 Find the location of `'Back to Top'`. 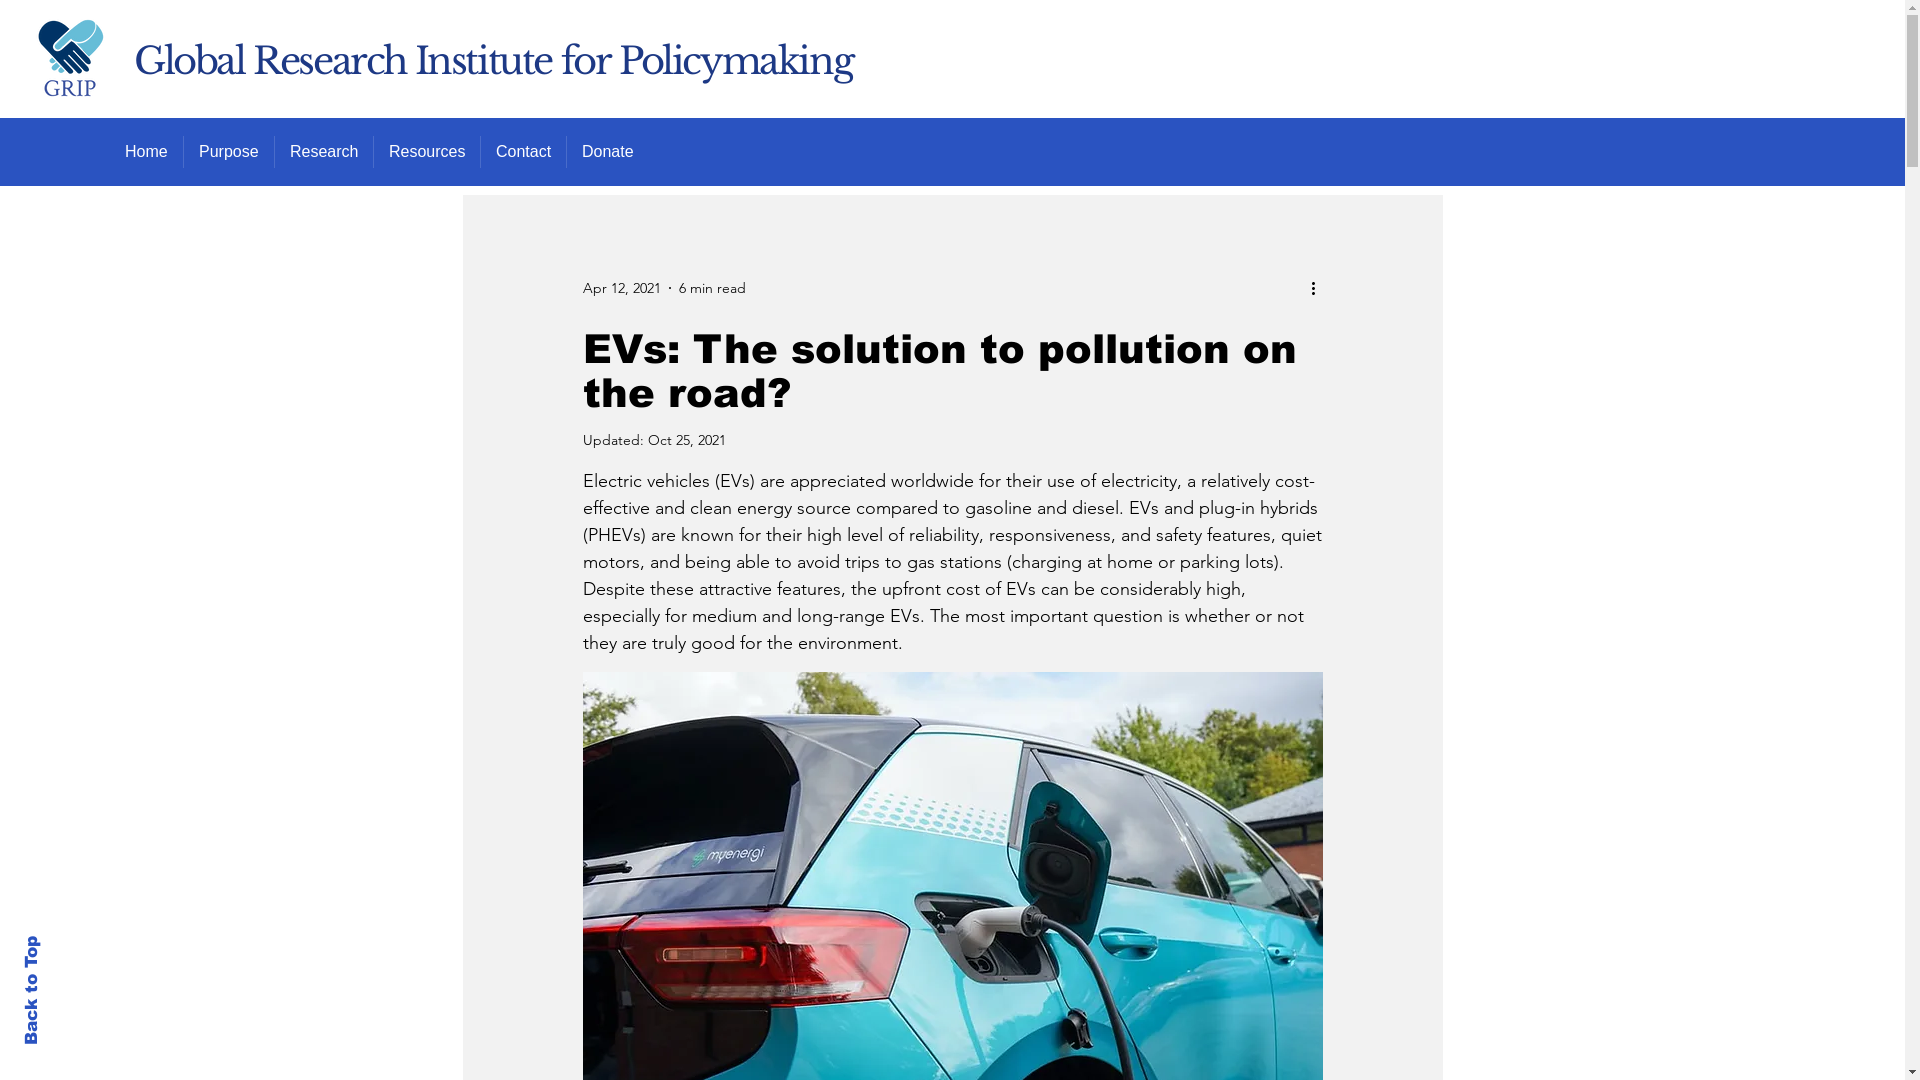

'Back to Top' is located at coordinates (76, 945).